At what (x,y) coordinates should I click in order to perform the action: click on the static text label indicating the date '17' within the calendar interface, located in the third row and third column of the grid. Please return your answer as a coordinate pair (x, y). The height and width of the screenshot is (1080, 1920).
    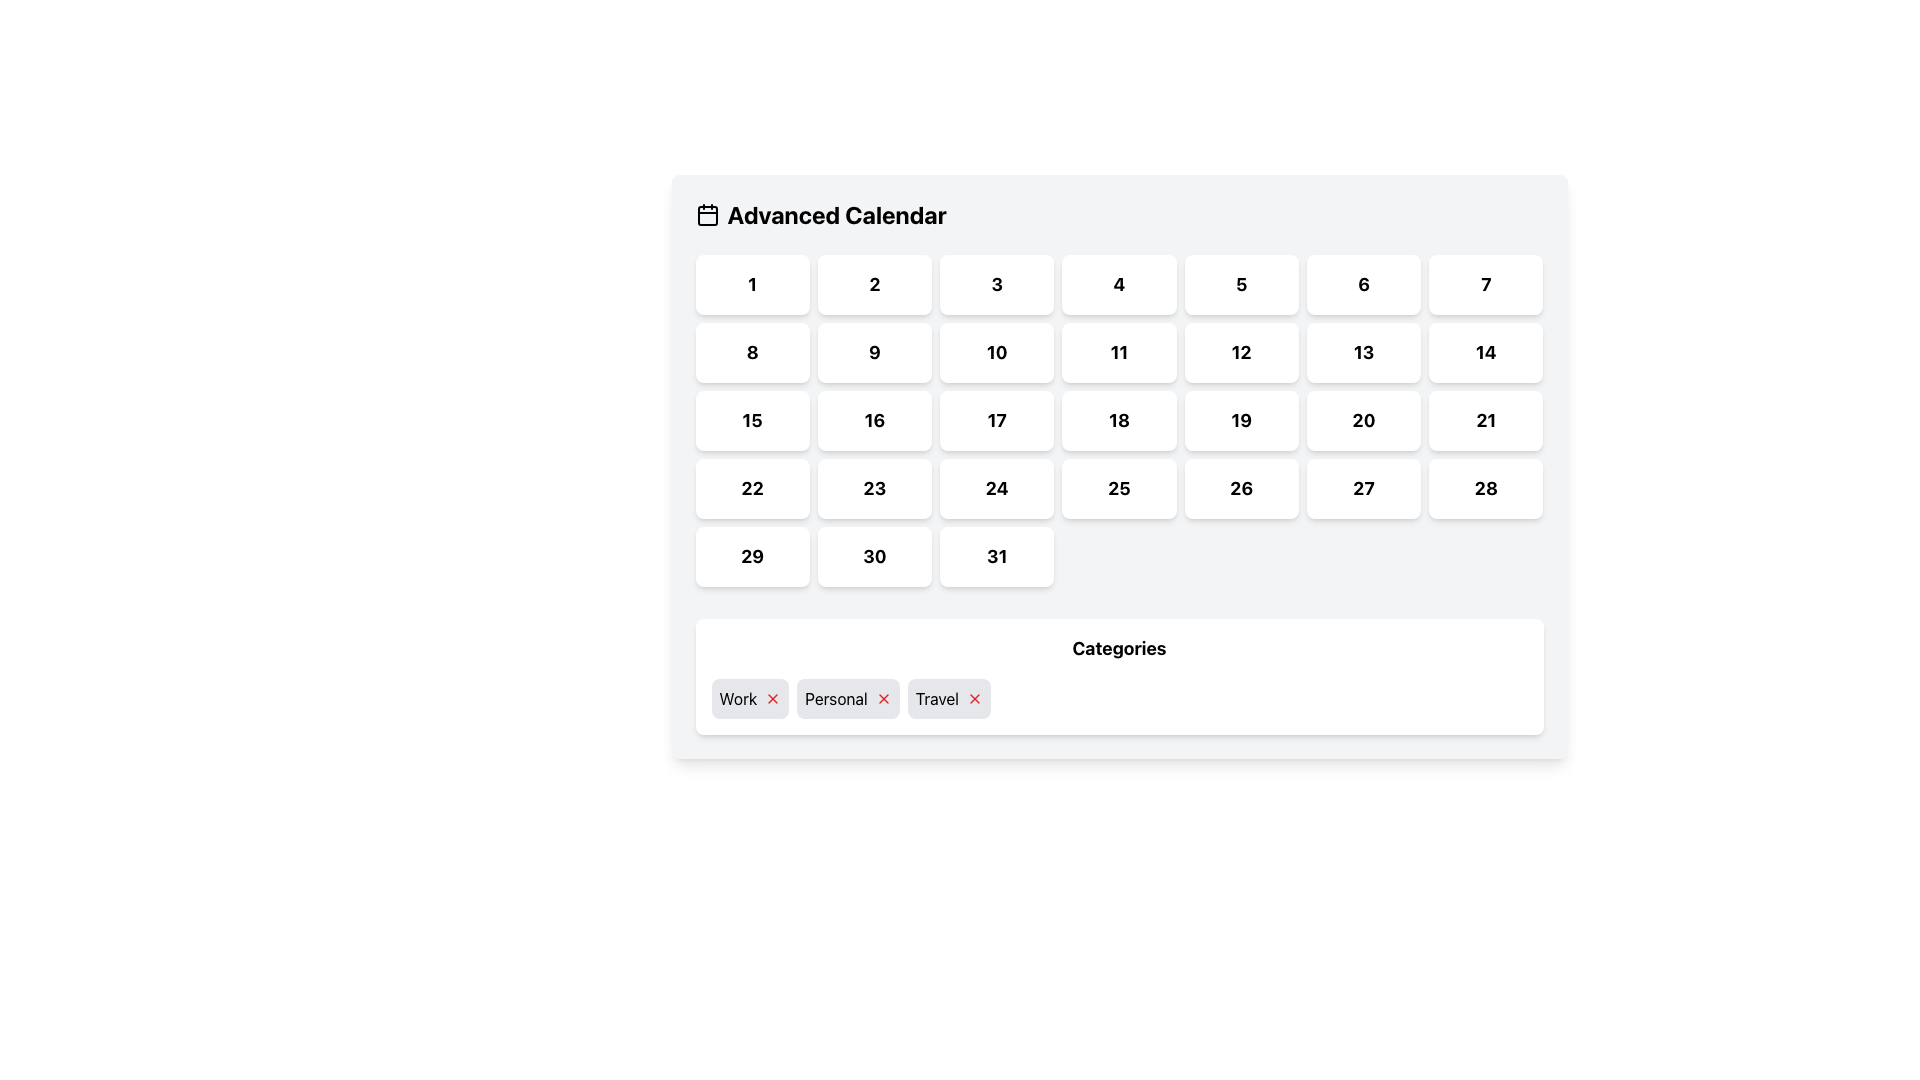
    Looking at the image, I should click on (997, 419).